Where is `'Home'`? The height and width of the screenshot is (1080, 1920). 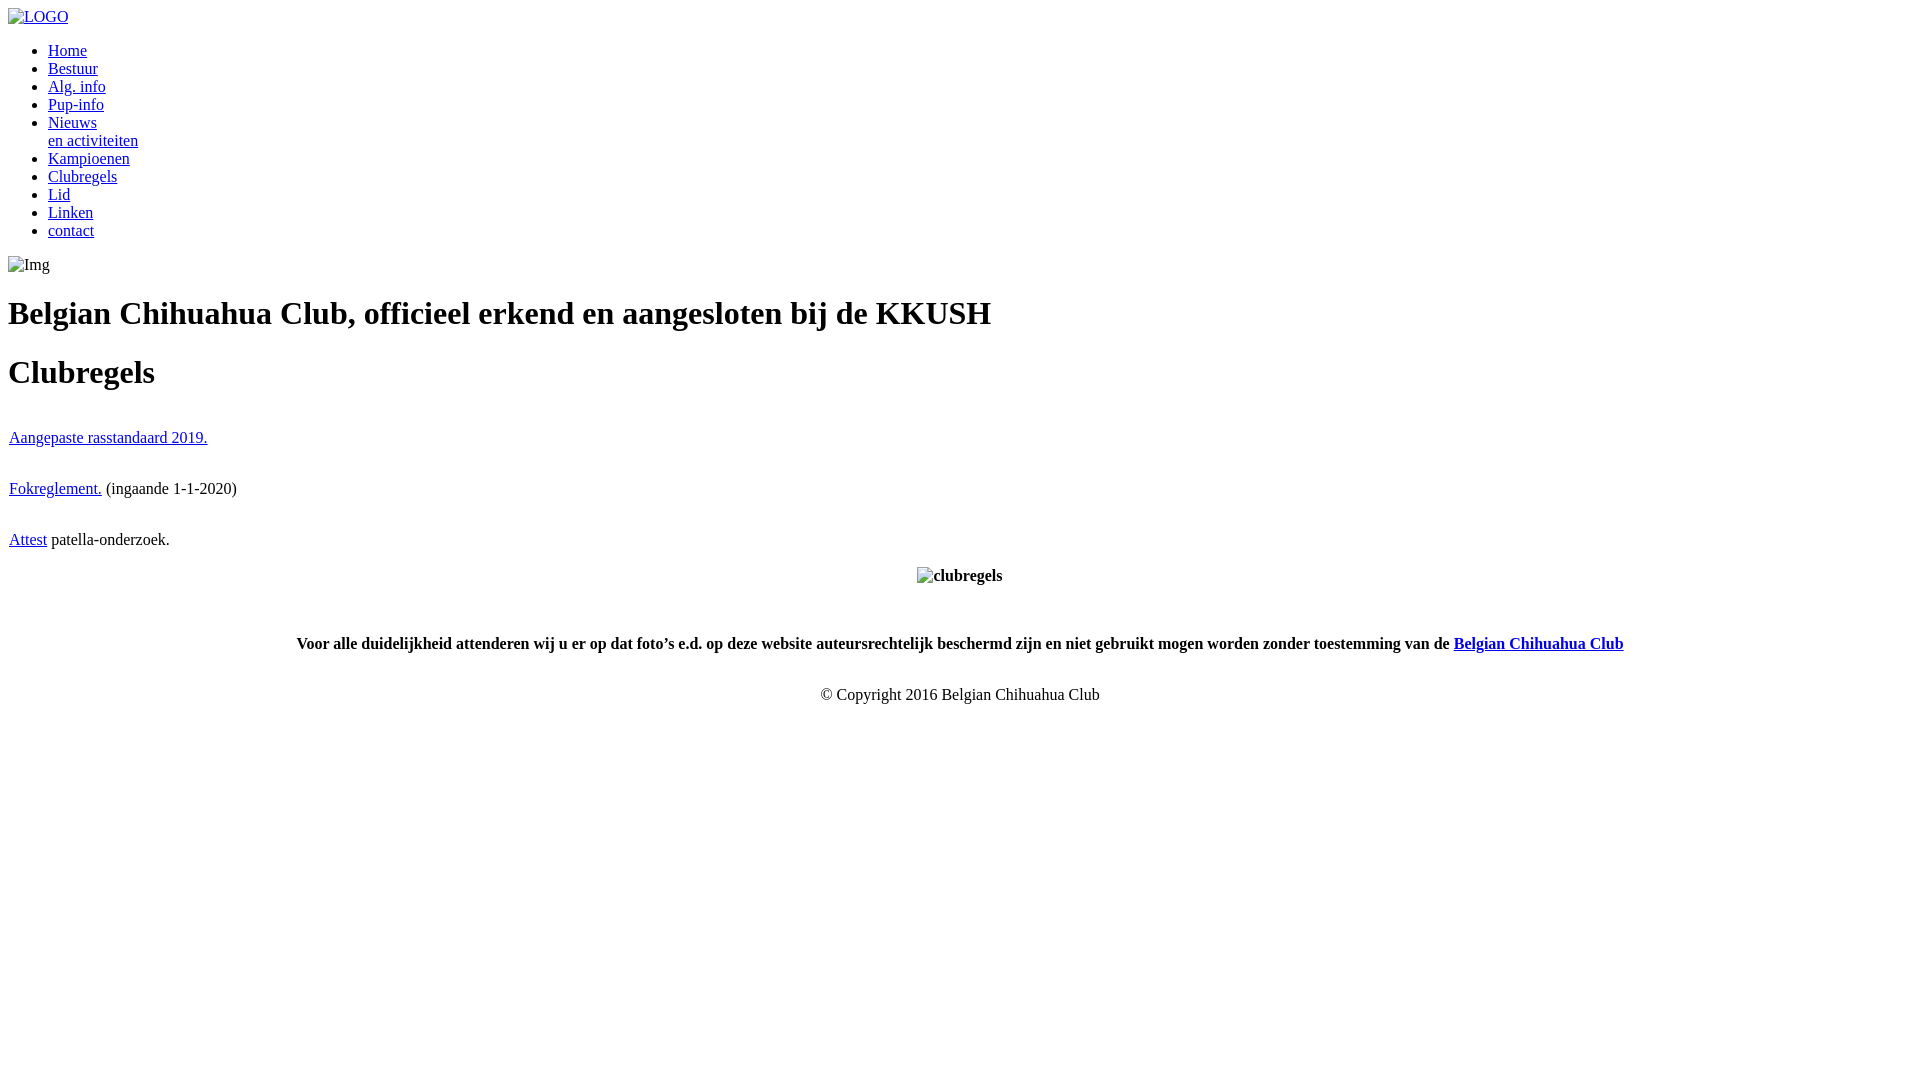
'Home' is located at coordinates (67, 49).